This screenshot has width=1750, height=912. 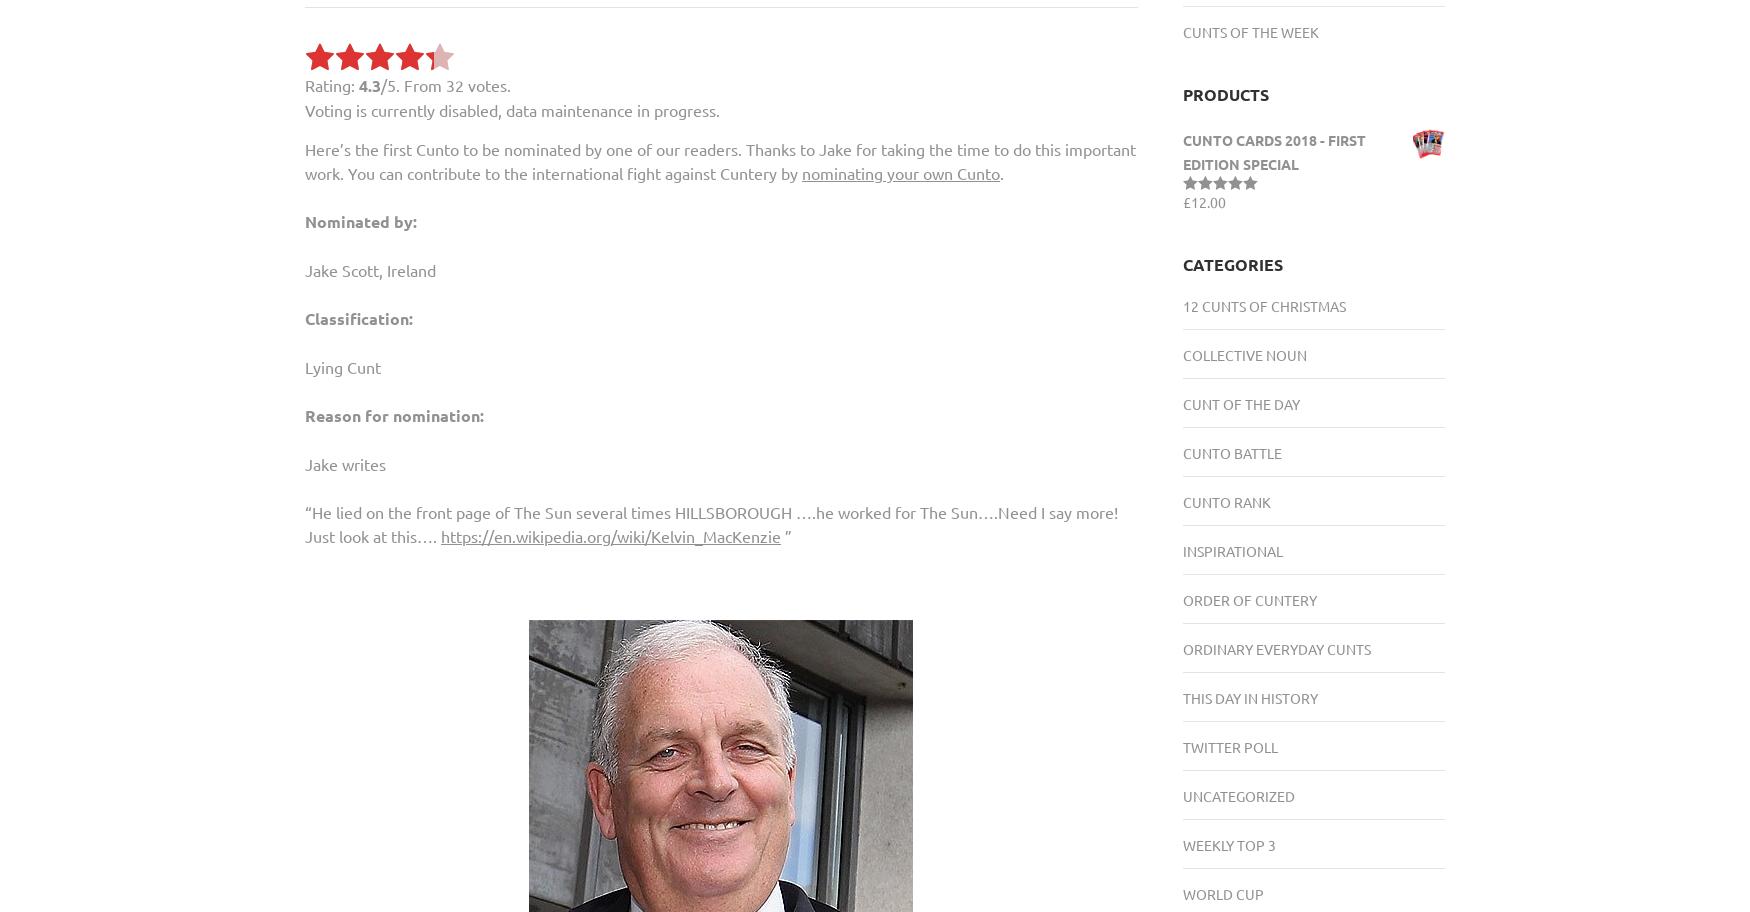 What do you see at coordinates (1237, 795) in the screenshot?
I see `'Uncategorized'` at bounding box center [1237, 795].